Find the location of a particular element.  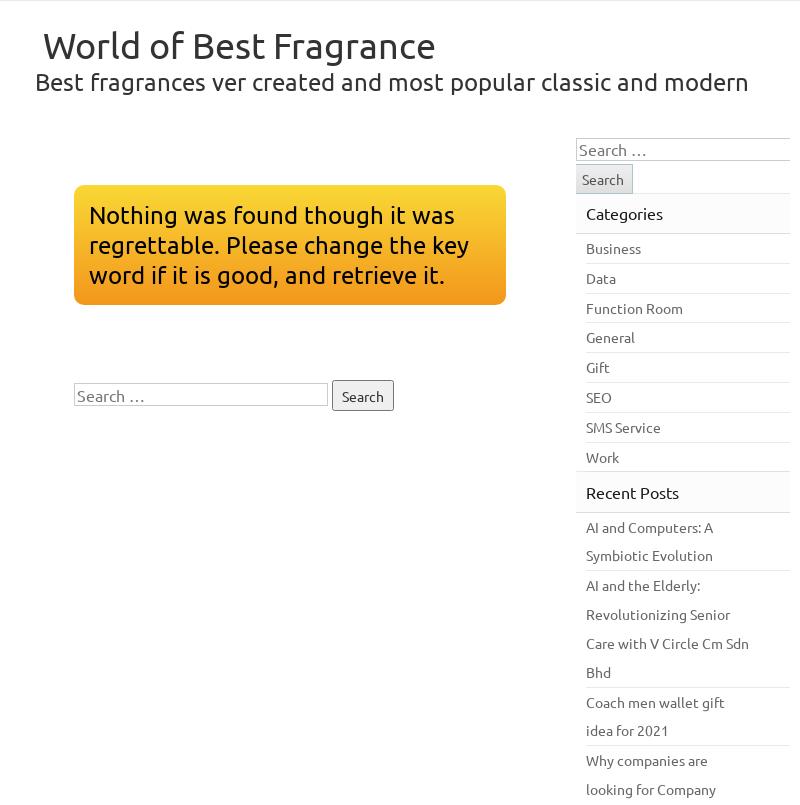

'Why companies are looking for' is located at coordinates (646, 773).